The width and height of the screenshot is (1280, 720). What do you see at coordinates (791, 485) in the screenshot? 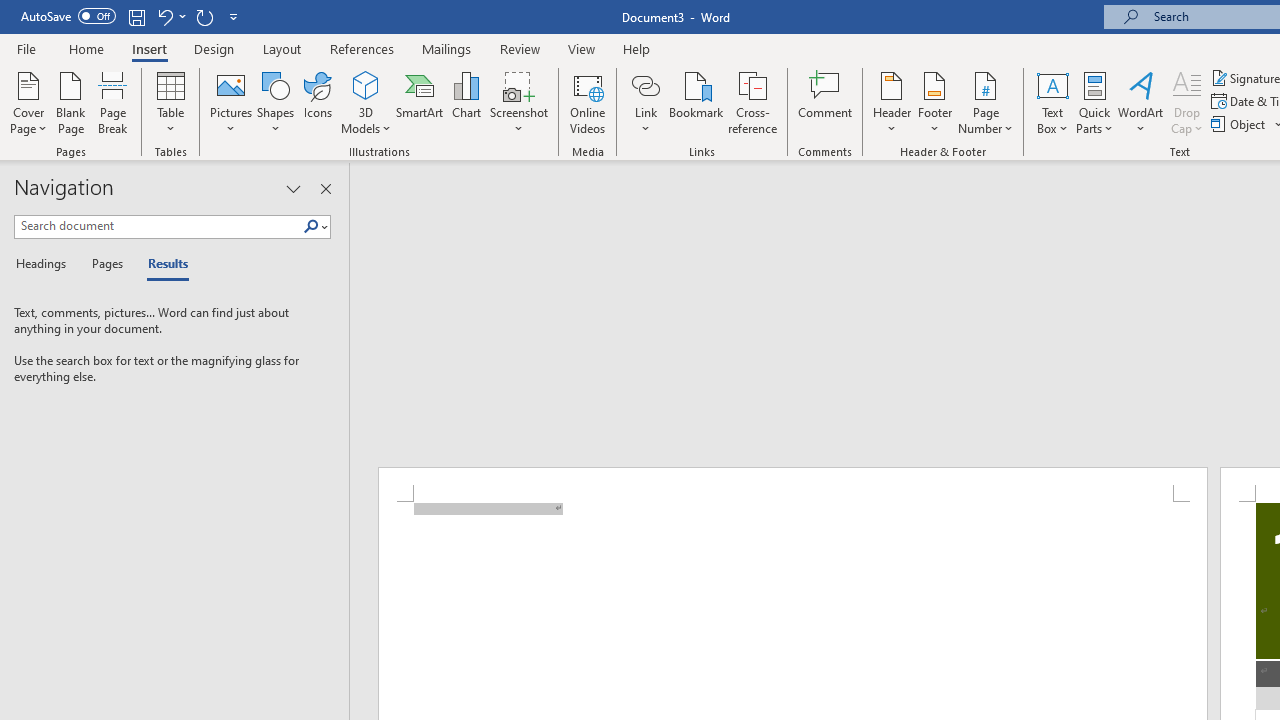
I see `'Header -Section 1-'` at bounding box center [791, 485].